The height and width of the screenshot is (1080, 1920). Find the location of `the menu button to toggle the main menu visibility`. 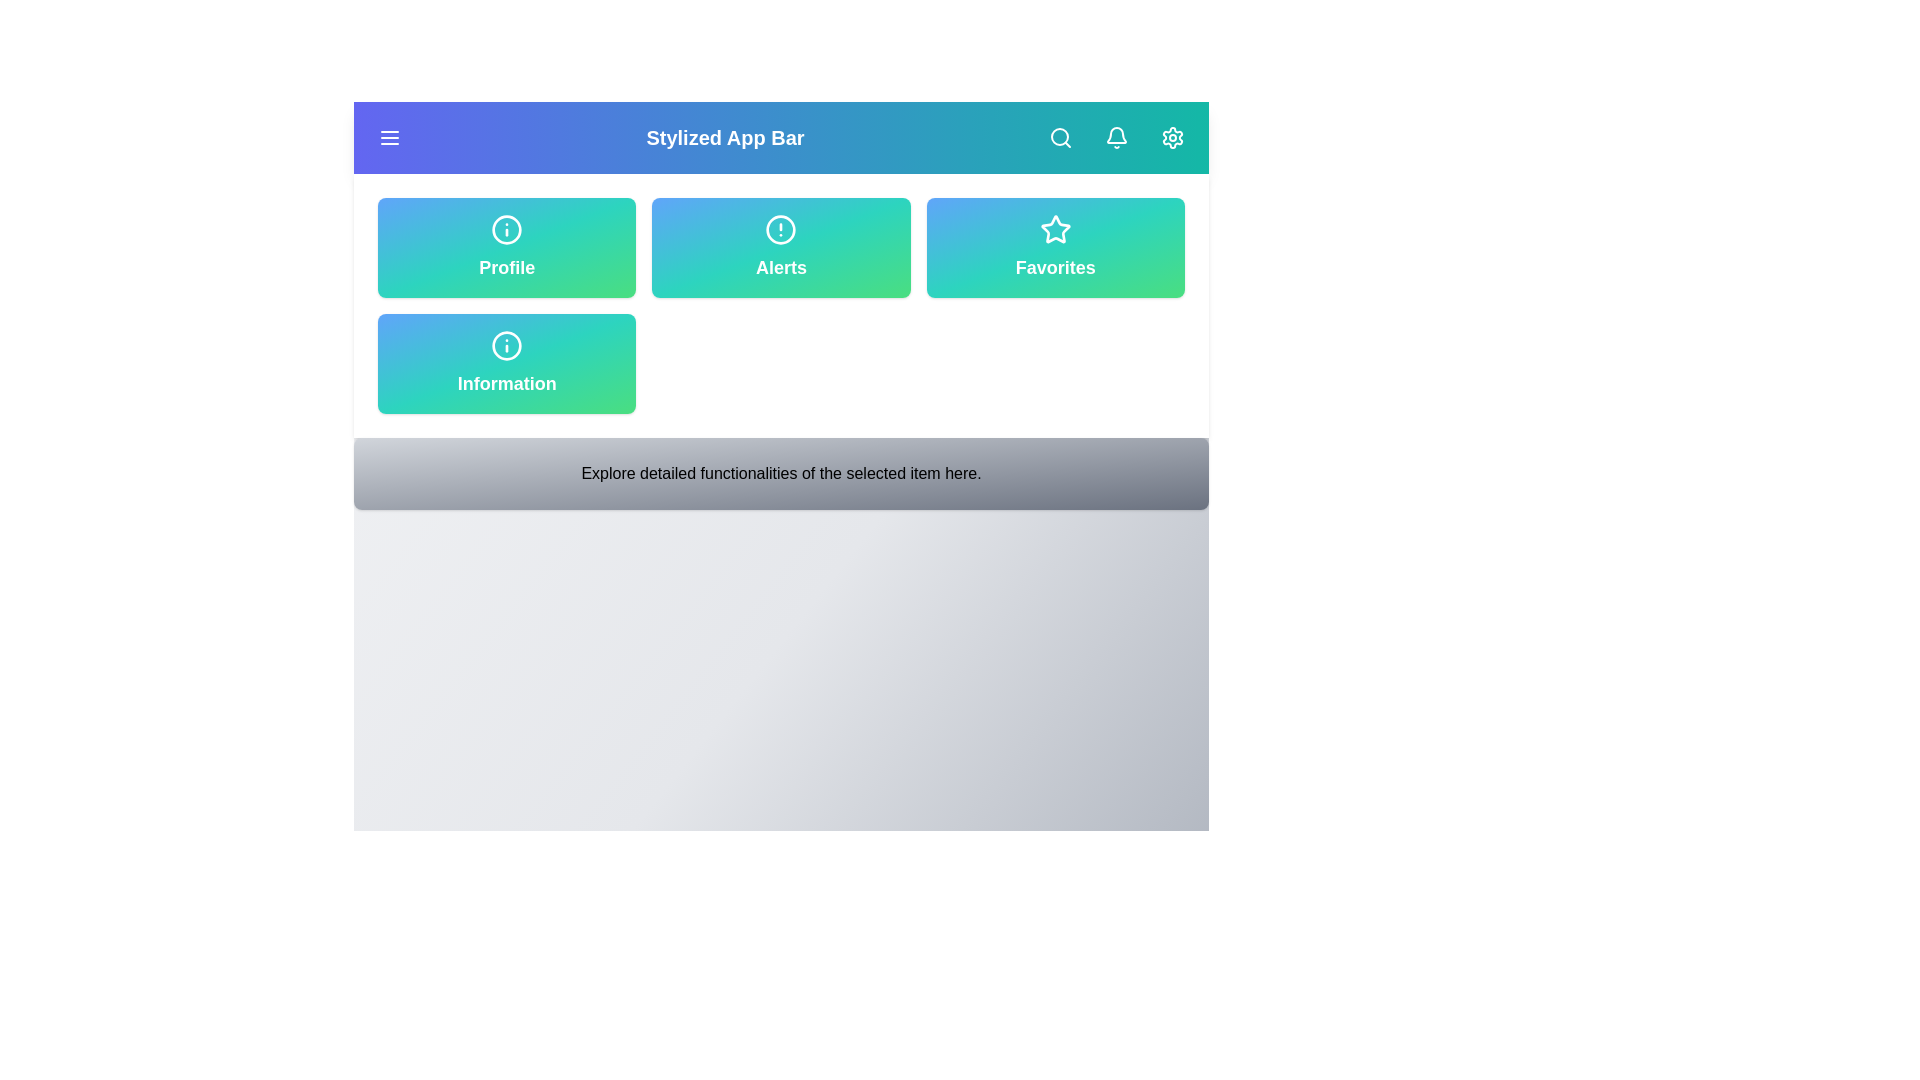

the menu button to toggle the main menu visibility is located at coordinates (389, 137).